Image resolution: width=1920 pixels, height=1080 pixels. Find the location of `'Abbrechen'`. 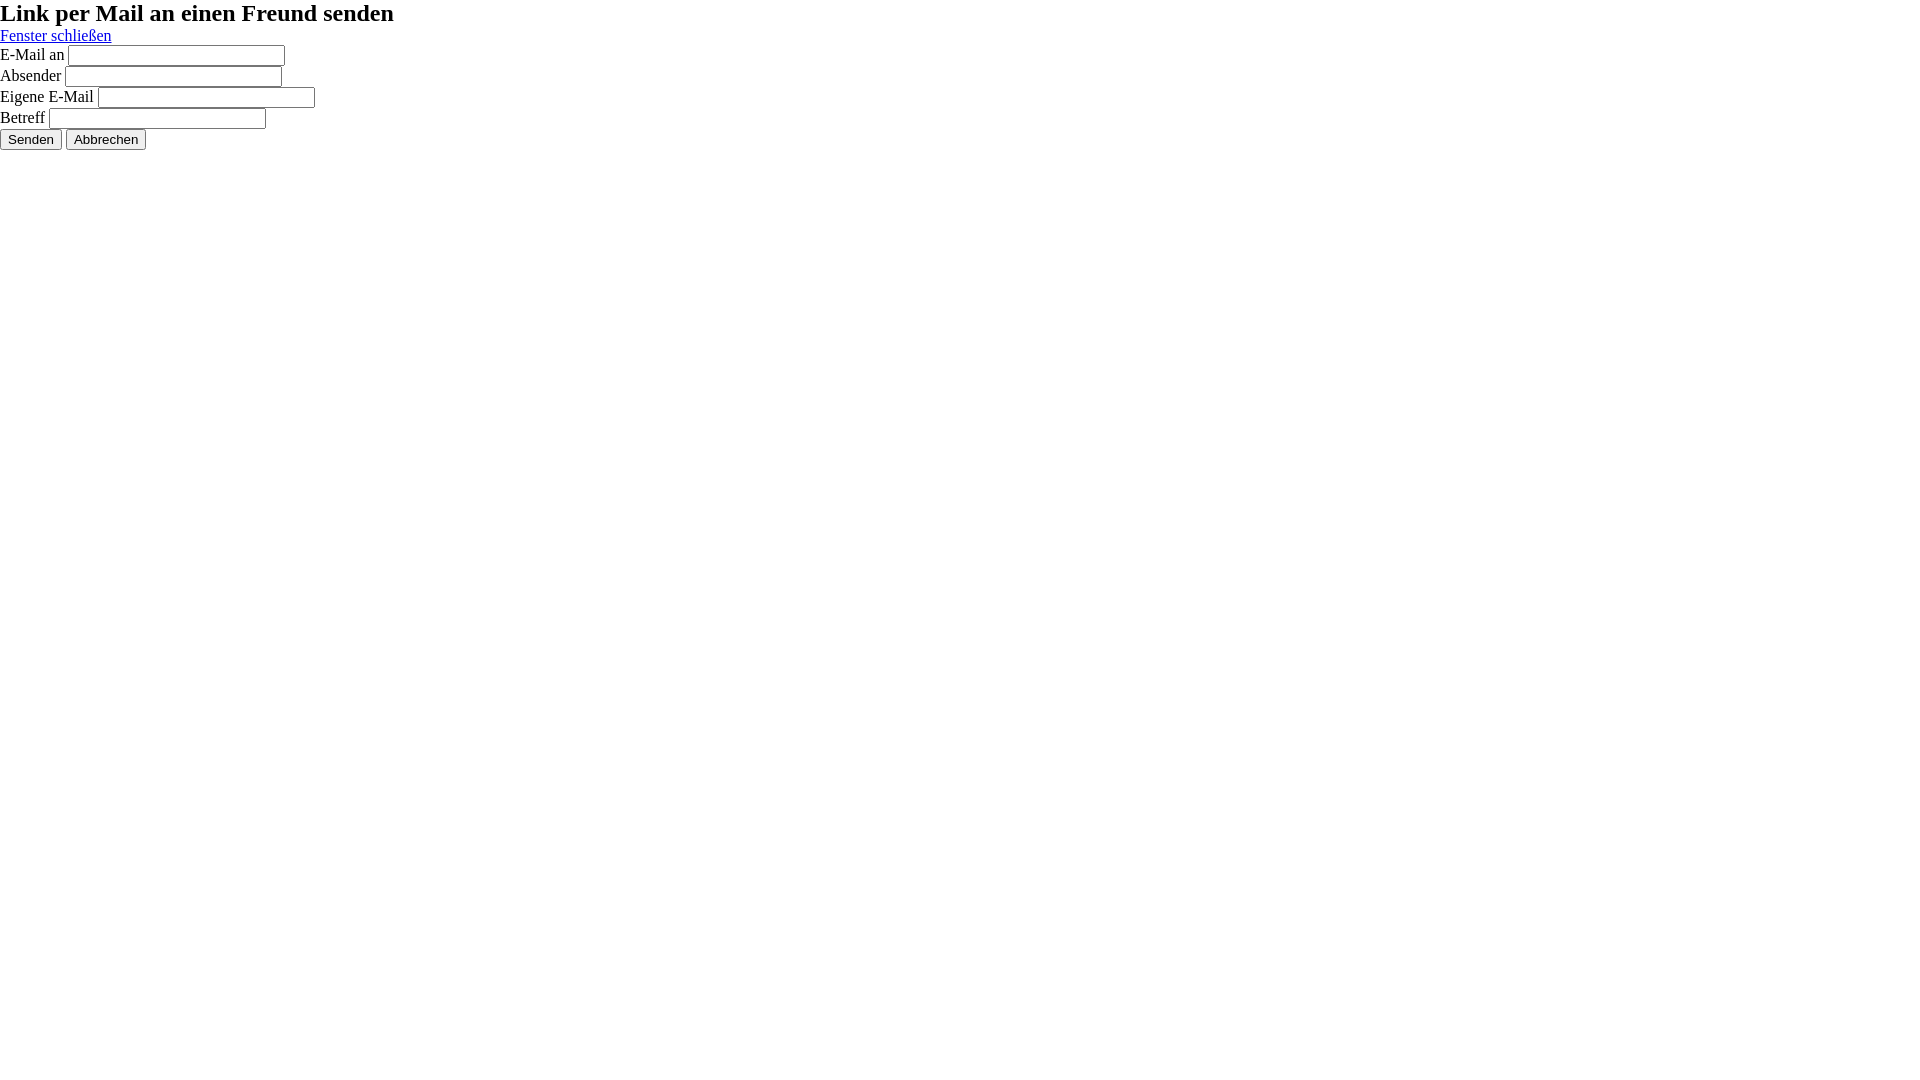

'Abbrechen' is located at coordinates (104, 138).